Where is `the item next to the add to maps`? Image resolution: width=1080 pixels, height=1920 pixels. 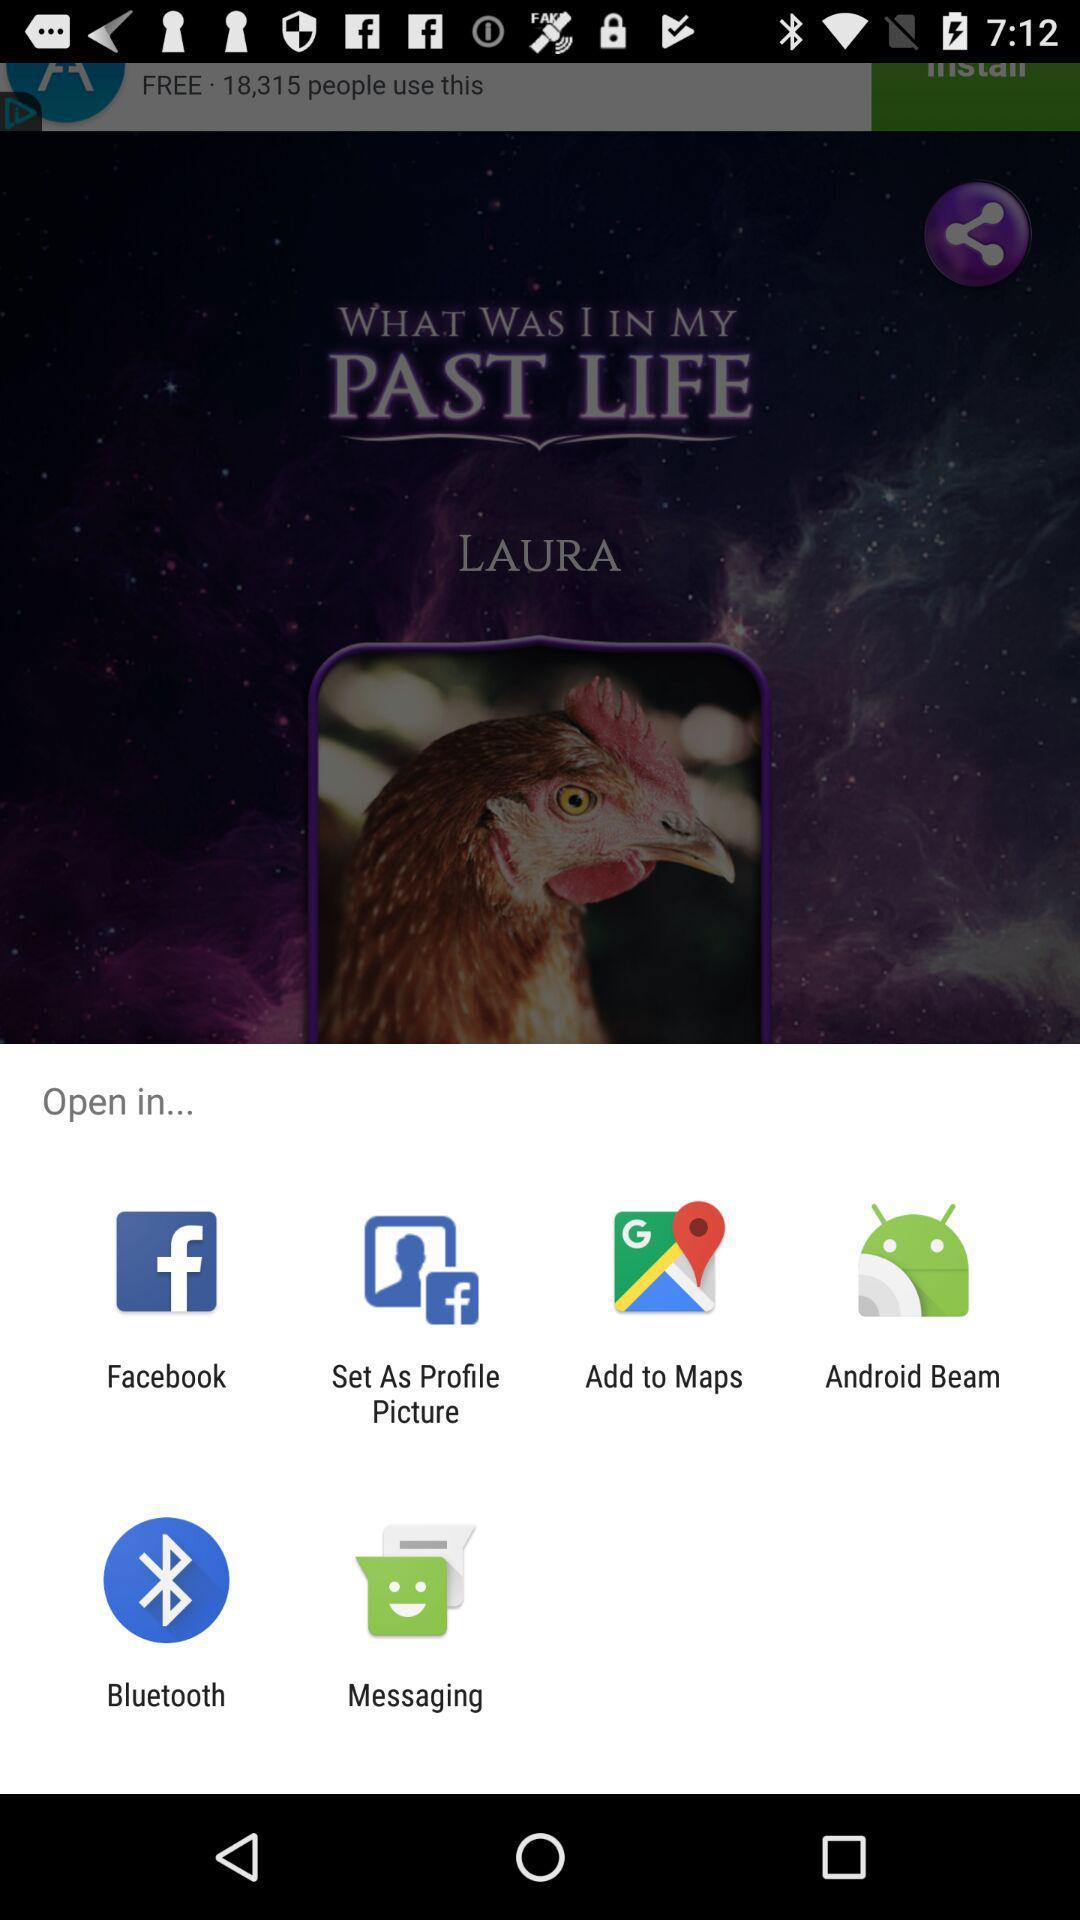
the item next to the add to maps is located at coordinates (913, 1392).